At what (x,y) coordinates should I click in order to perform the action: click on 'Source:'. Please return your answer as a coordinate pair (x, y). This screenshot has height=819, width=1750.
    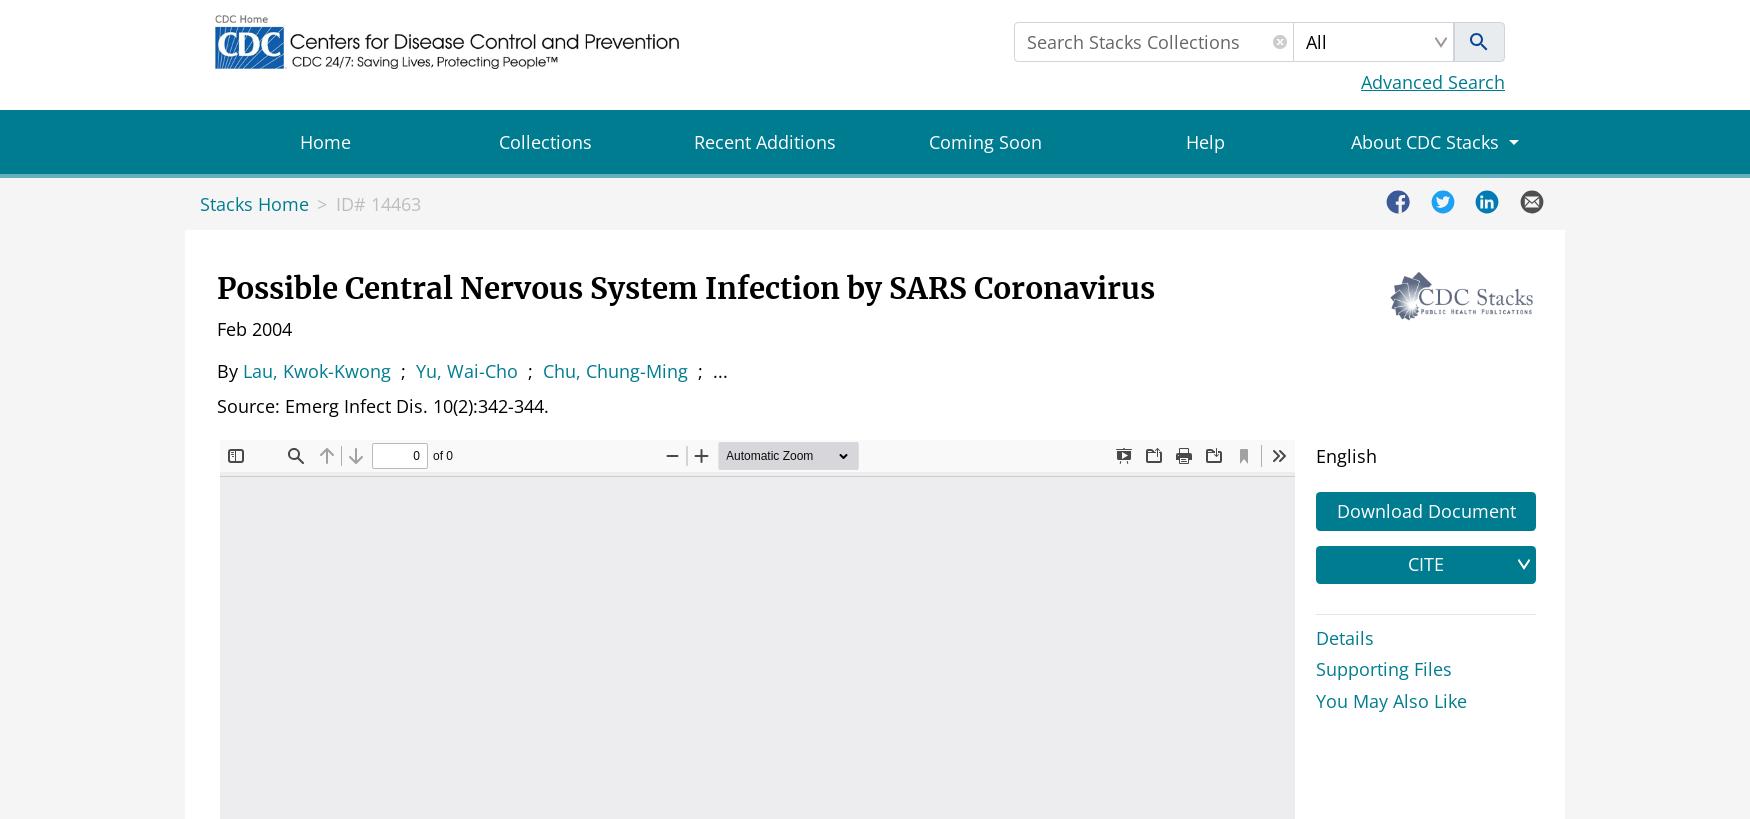
    Looking at the image, I should click on (250, 404).